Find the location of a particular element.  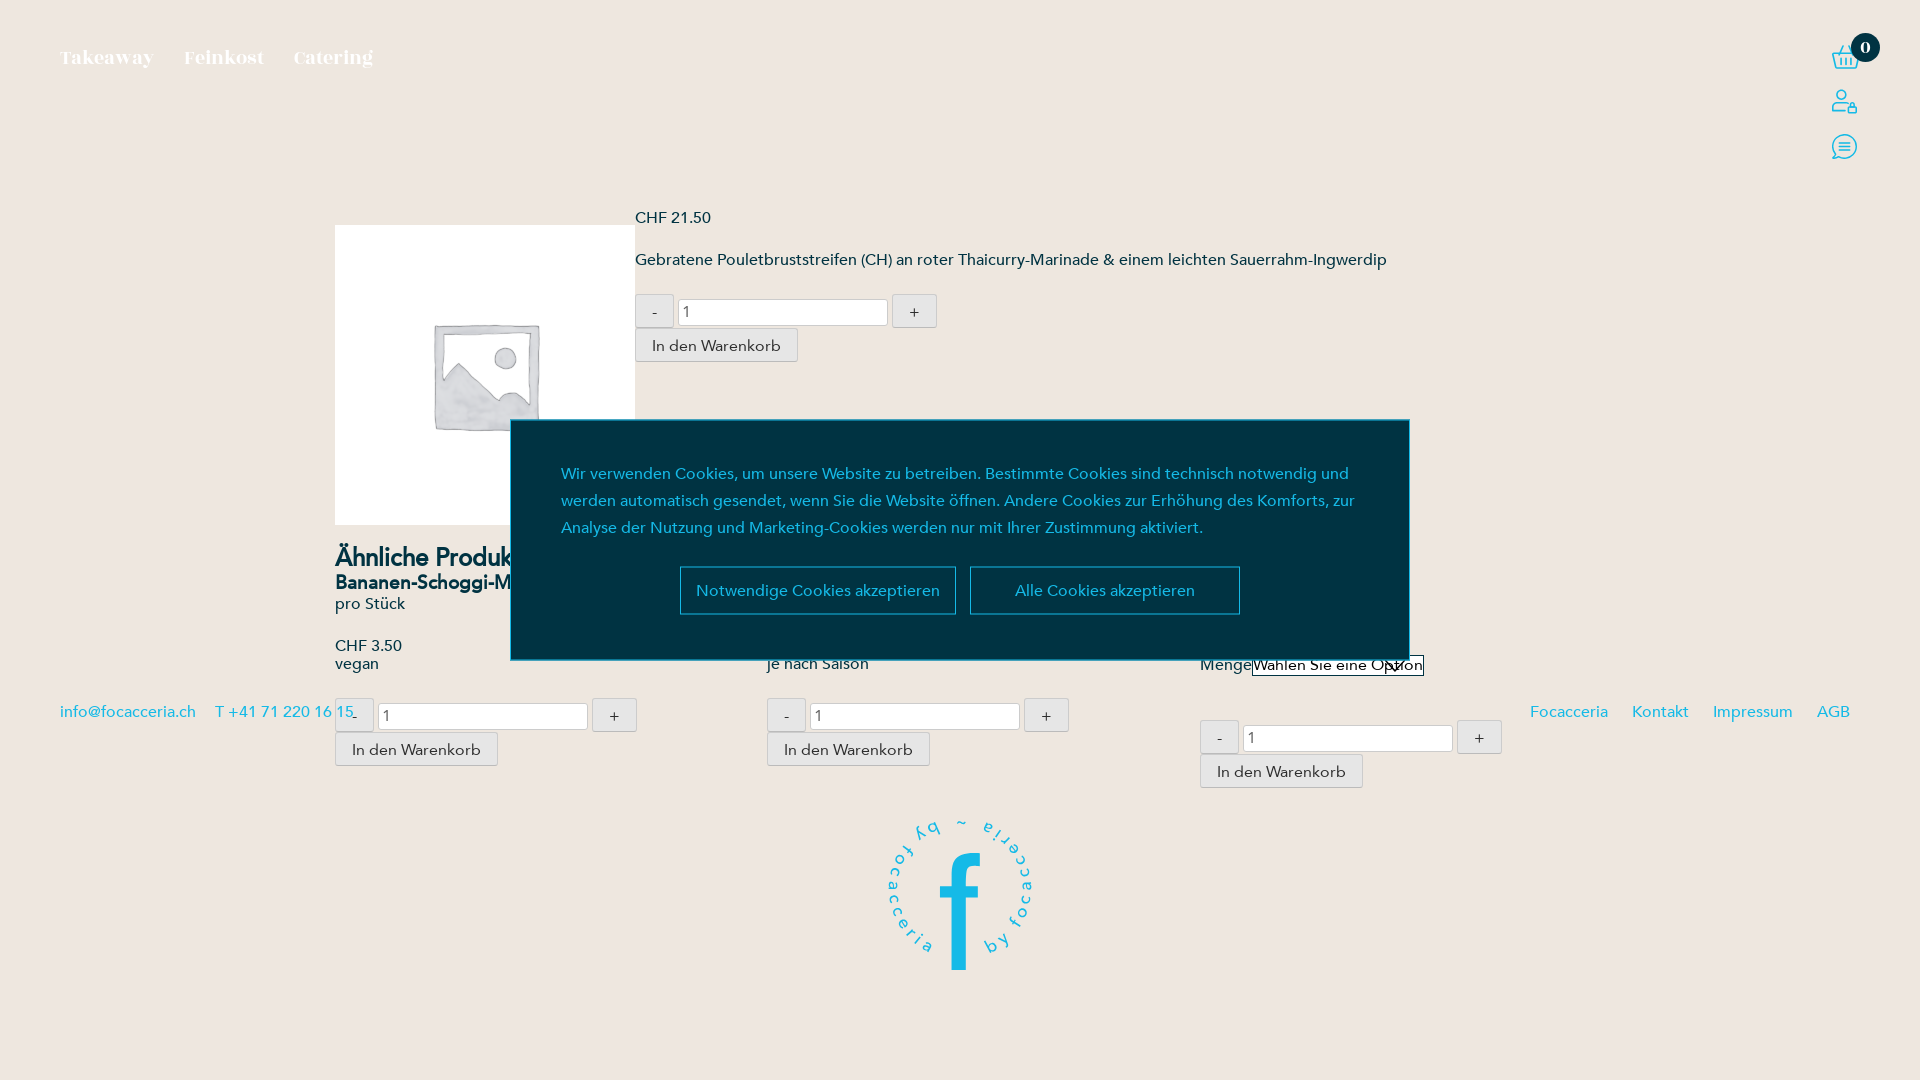

'Focacceria' is located at coordinates (1568, 711).